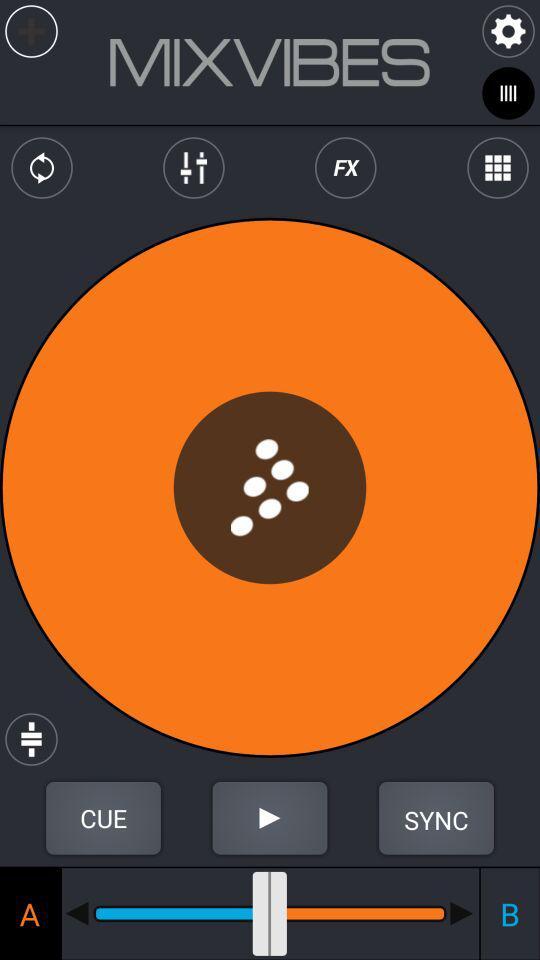  Describe the element at coordinates (435, 818) in the screenshot. I see `sync button` at that location.